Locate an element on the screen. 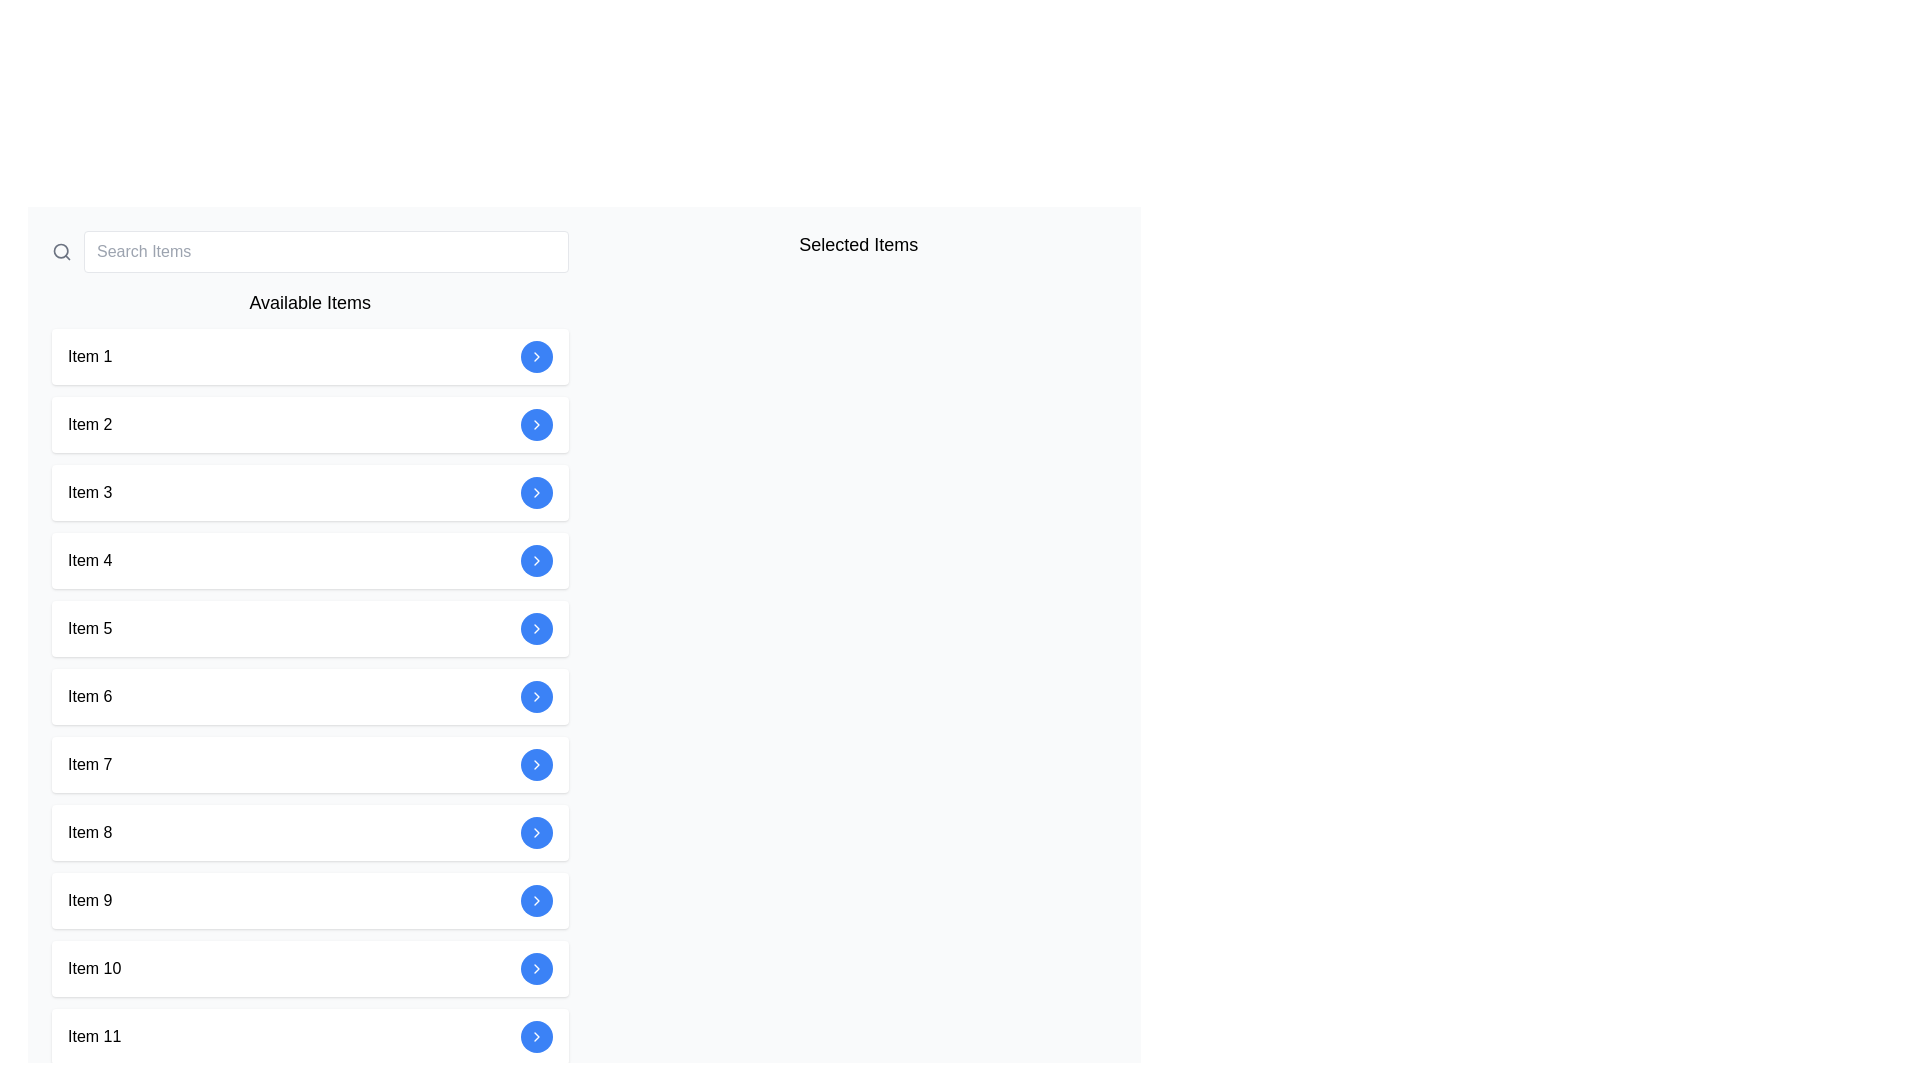 The image size is (1920, 1080). the chevron icon button in the circular blue button corresponding to 'Item 11' in the list is located at coordinates (536, 1036).